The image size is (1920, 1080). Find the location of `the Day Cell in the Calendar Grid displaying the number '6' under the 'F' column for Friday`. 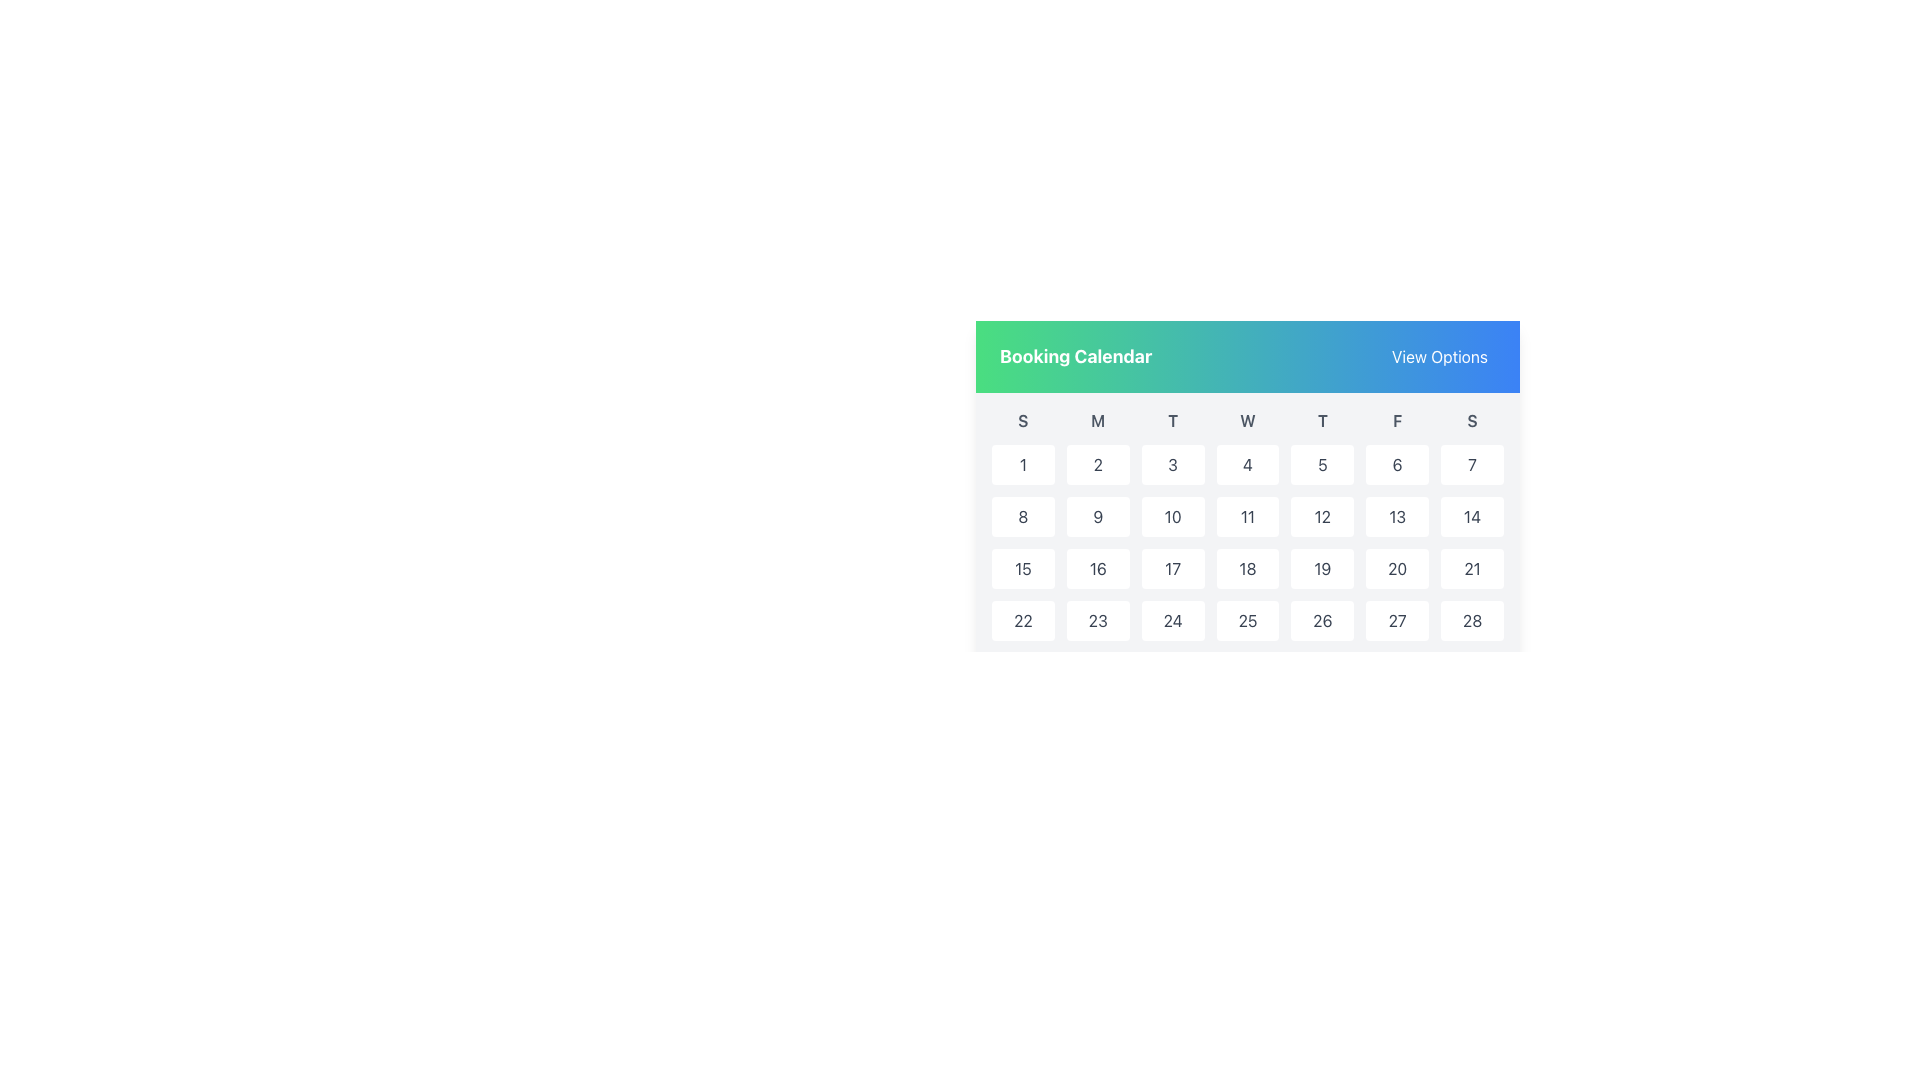

the Day Cell in the Calendar Grid displaying the number '6' under the 'F' column for Friday is located at coordinates (1396, 465).